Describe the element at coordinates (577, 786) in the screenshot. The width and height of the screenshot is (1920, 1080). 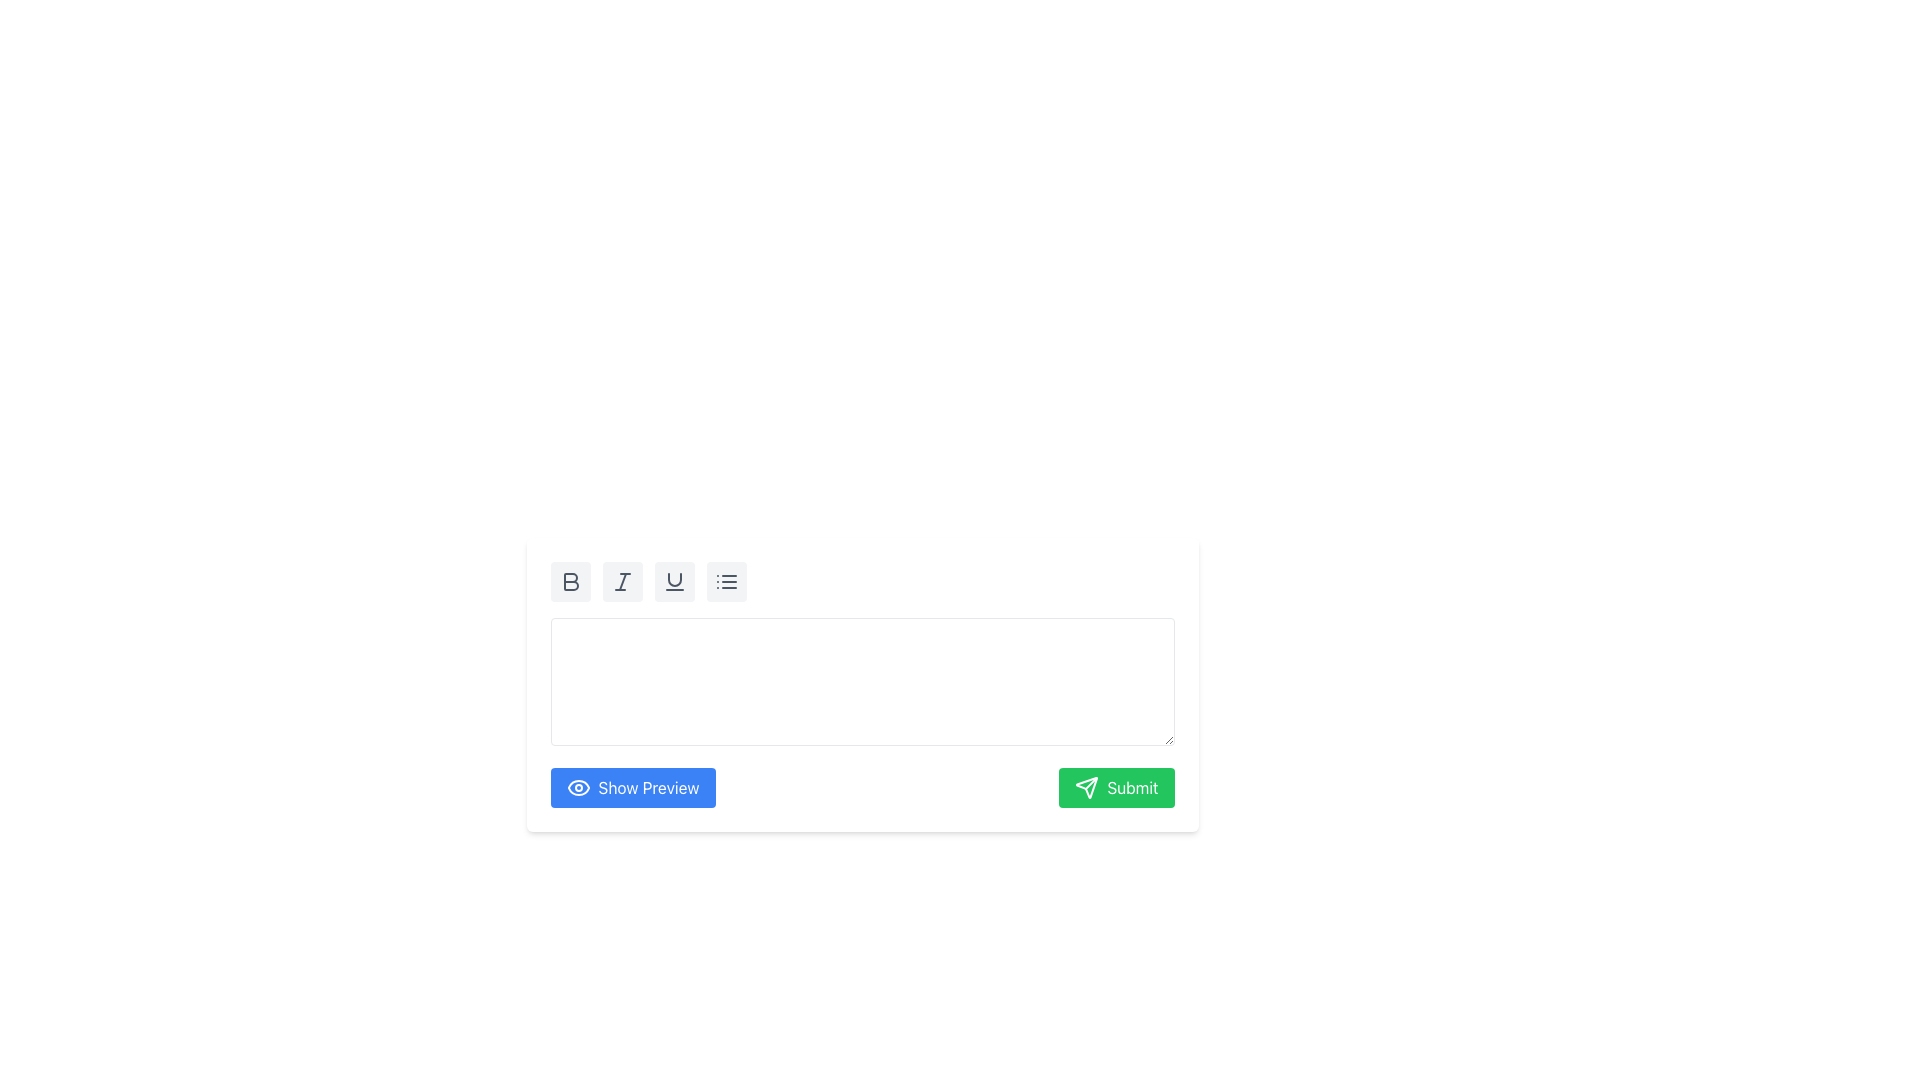
I see `the eye symbol SVG icon located to the left of the 'Show Preview' text in the blue button` at that location.